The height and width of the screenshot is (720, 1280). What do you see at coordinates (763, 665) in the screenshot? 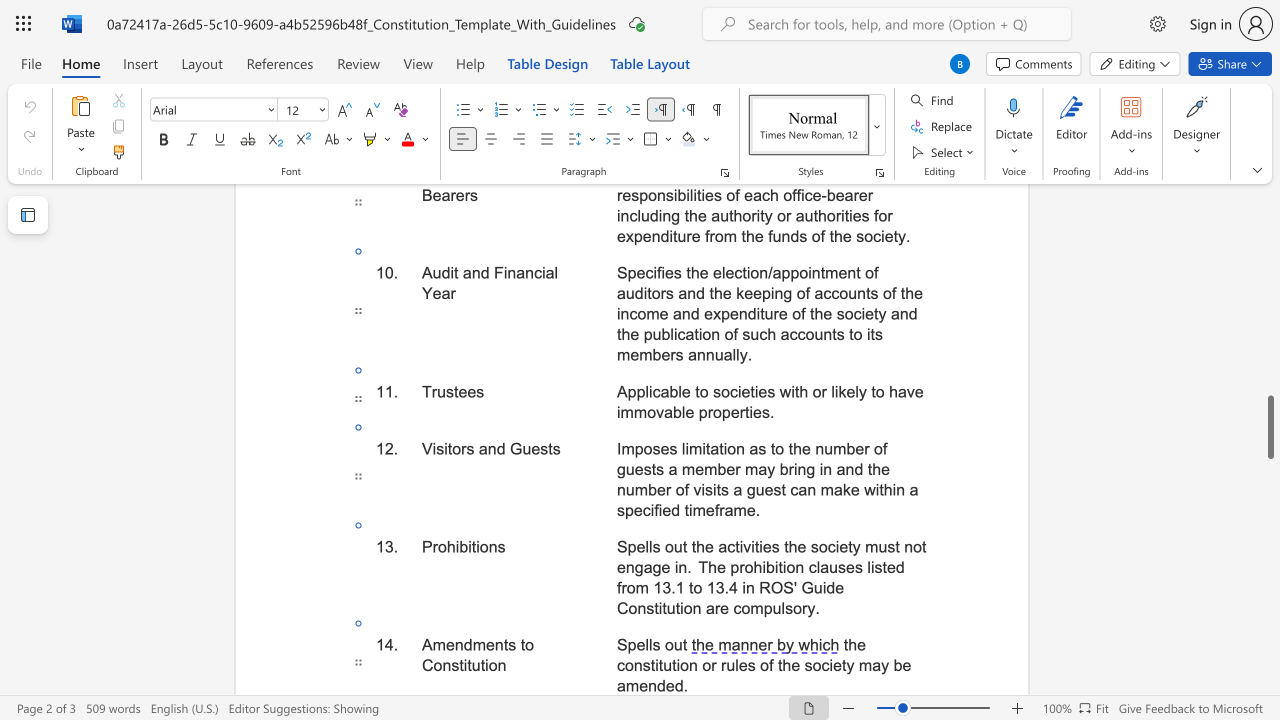
I see `the 4th character "o" in the text` at bounding box center [763, 665].